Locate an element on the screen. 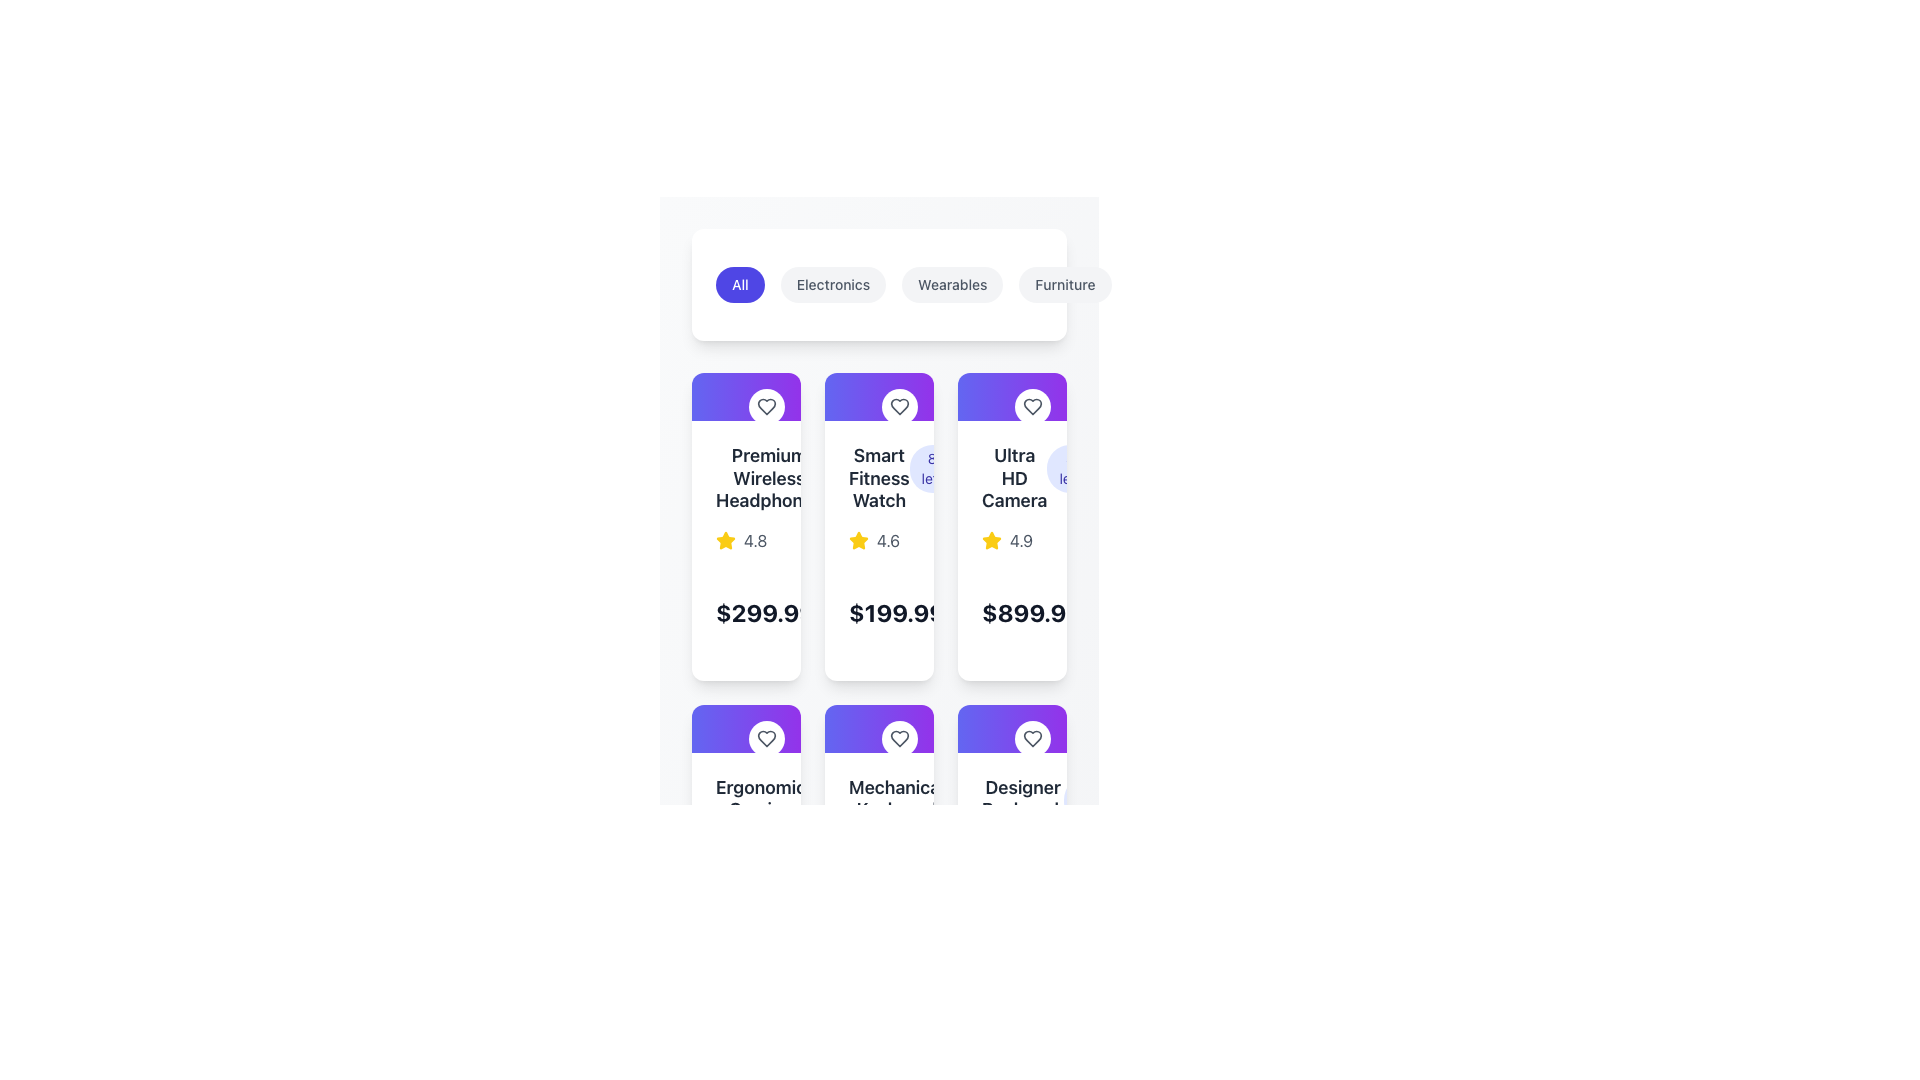 The width and height of the screenshot is (1920, 1080). the bold price label displayed below the star rating and product title 'Smart Fitness Watch', which is centered horizontally in the card structure is located at coordinates (879, 611).